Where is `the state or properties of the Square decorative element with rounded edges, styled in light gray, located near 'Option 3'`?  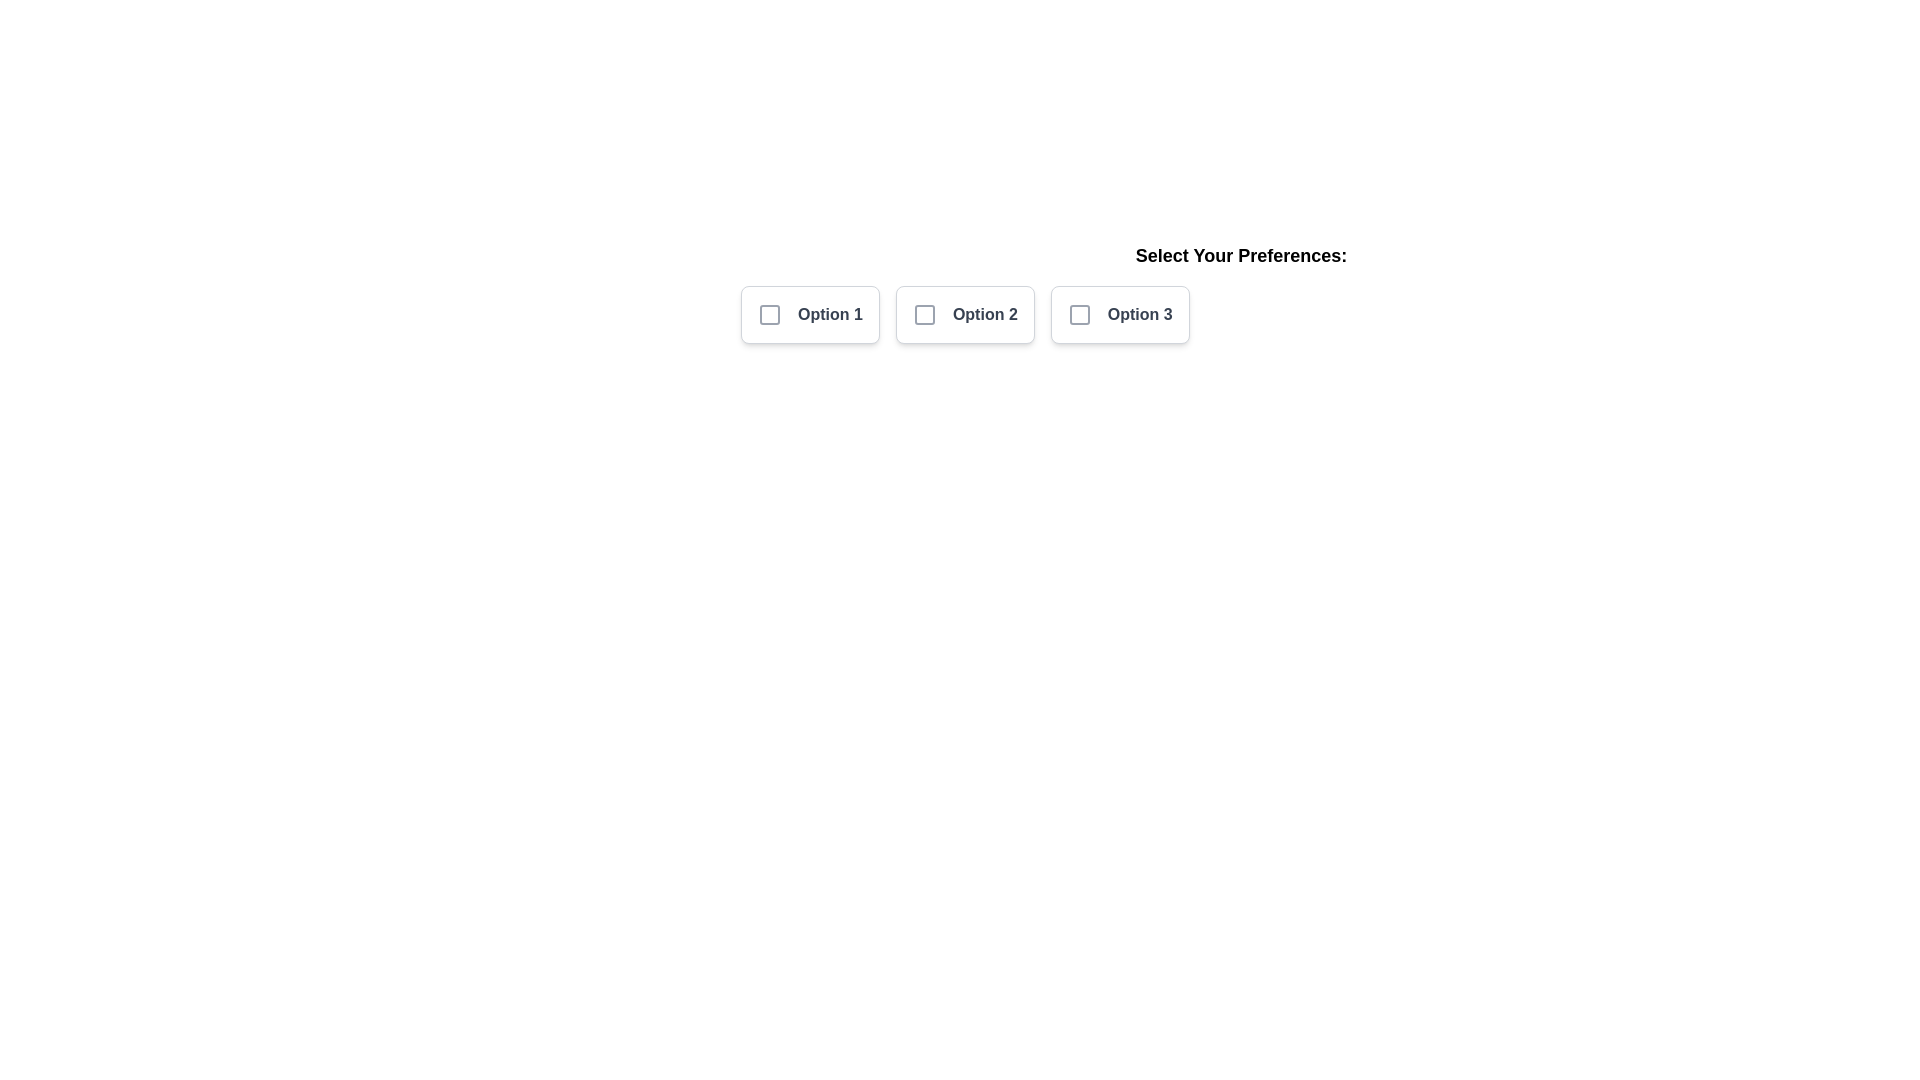
the state or properties of the Square decorative element with rounded edges, styled in light gray, located near 'Option 3' is located at coordinates (1078, 315).